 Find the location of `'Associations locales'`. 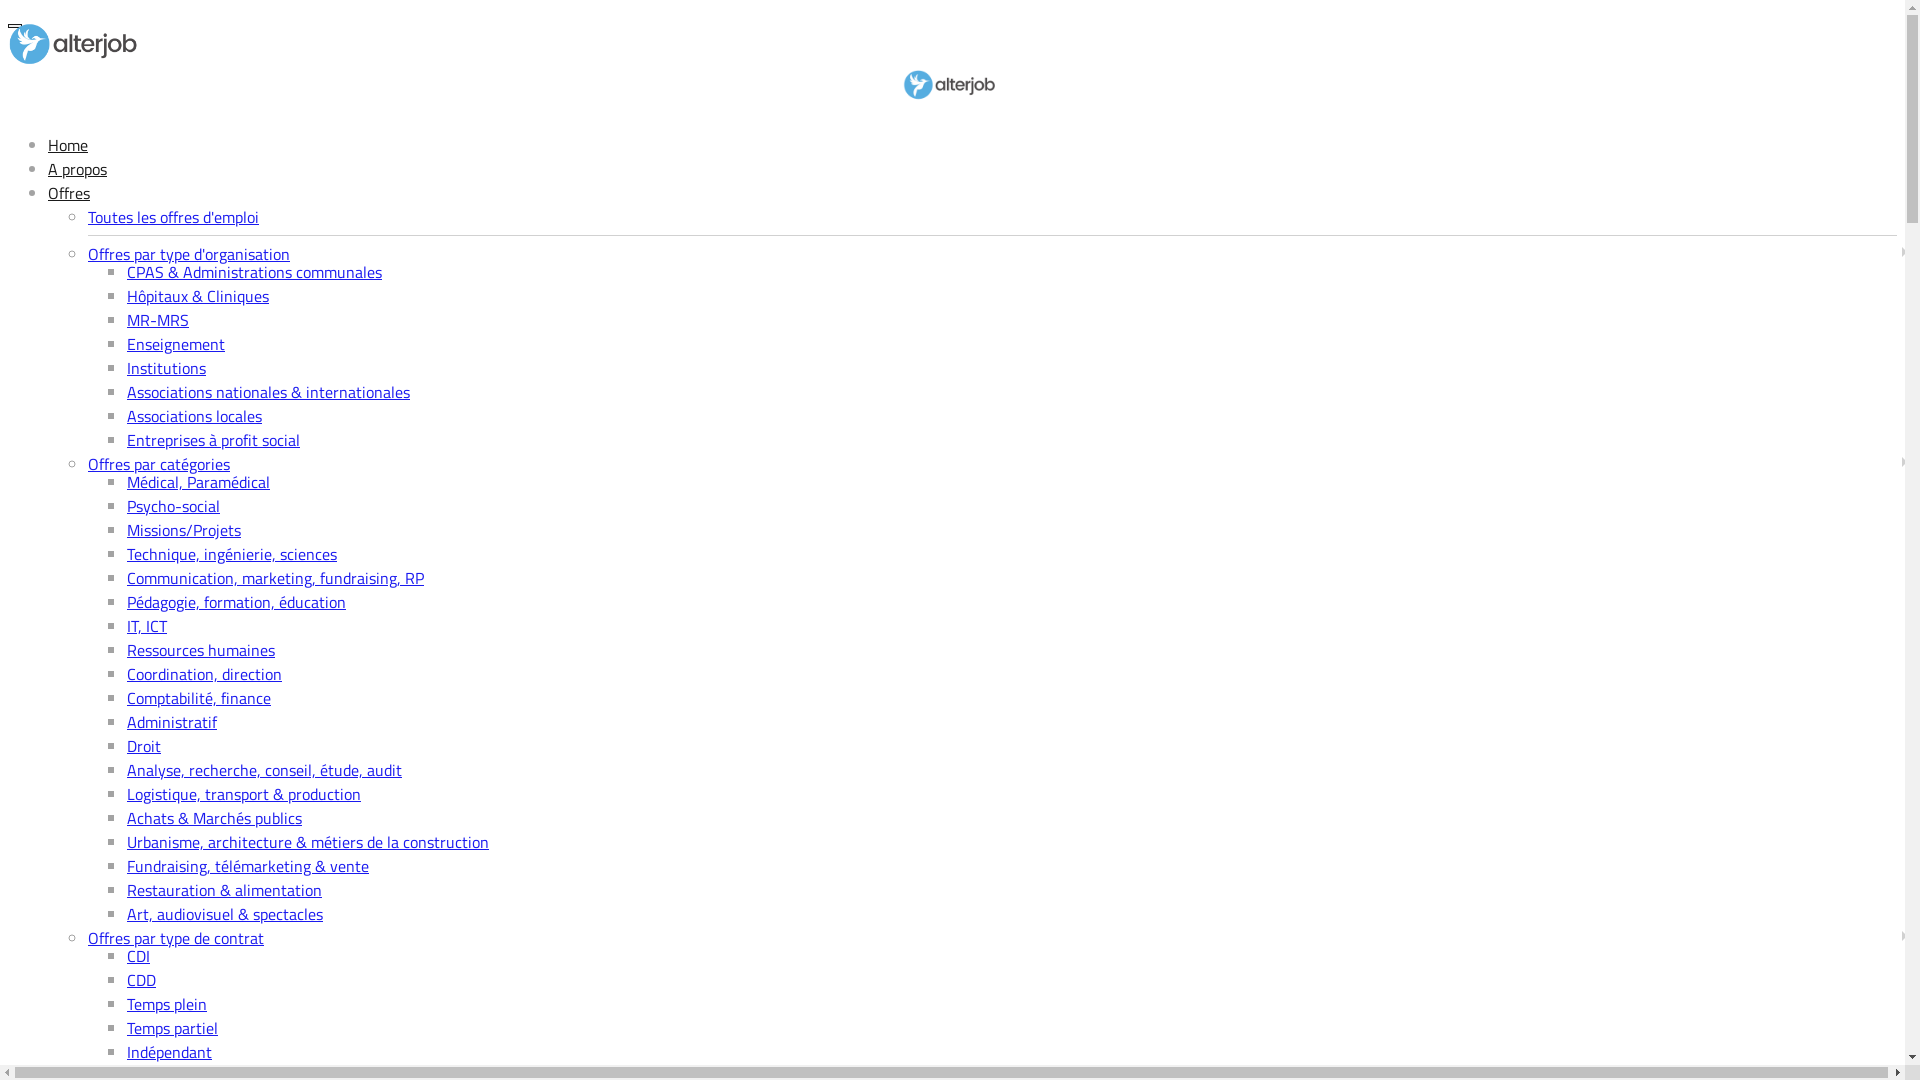

'Associations locales' is located at coordinates (194, 415).